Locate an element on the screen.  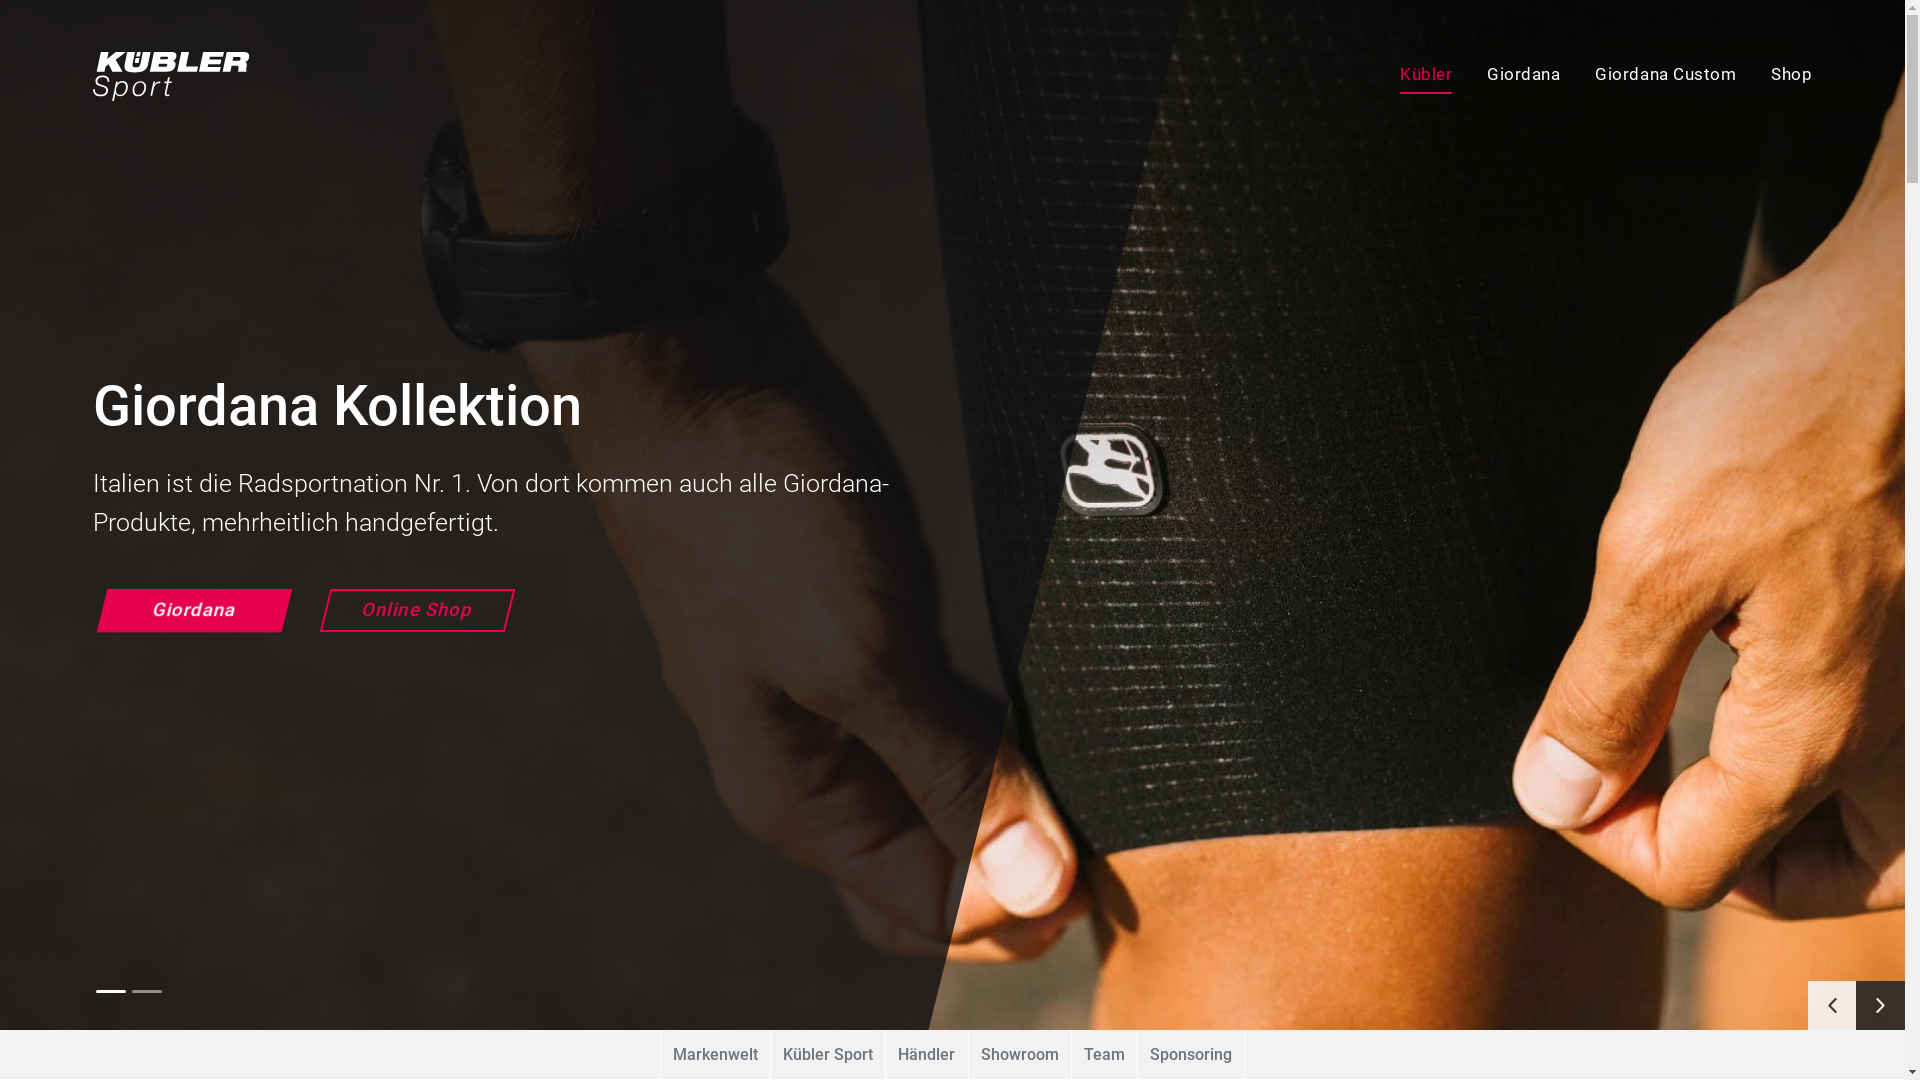
'Giordana Custom' is located at coordinates (1649, 75).